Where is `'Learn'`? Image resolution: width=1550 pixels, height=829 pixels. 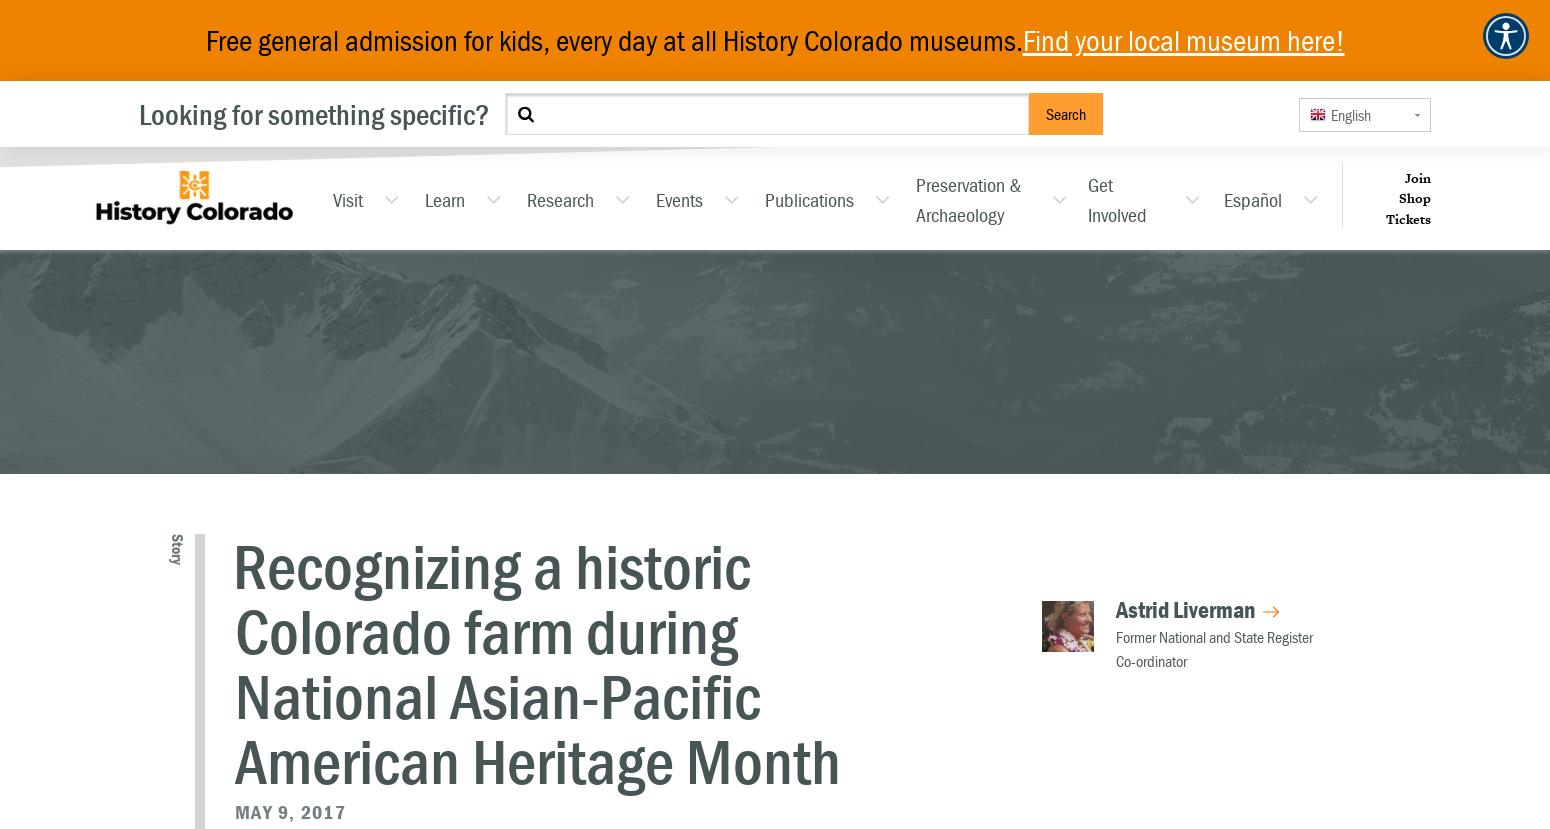
'Learn' is located at coordinates (423, 198).